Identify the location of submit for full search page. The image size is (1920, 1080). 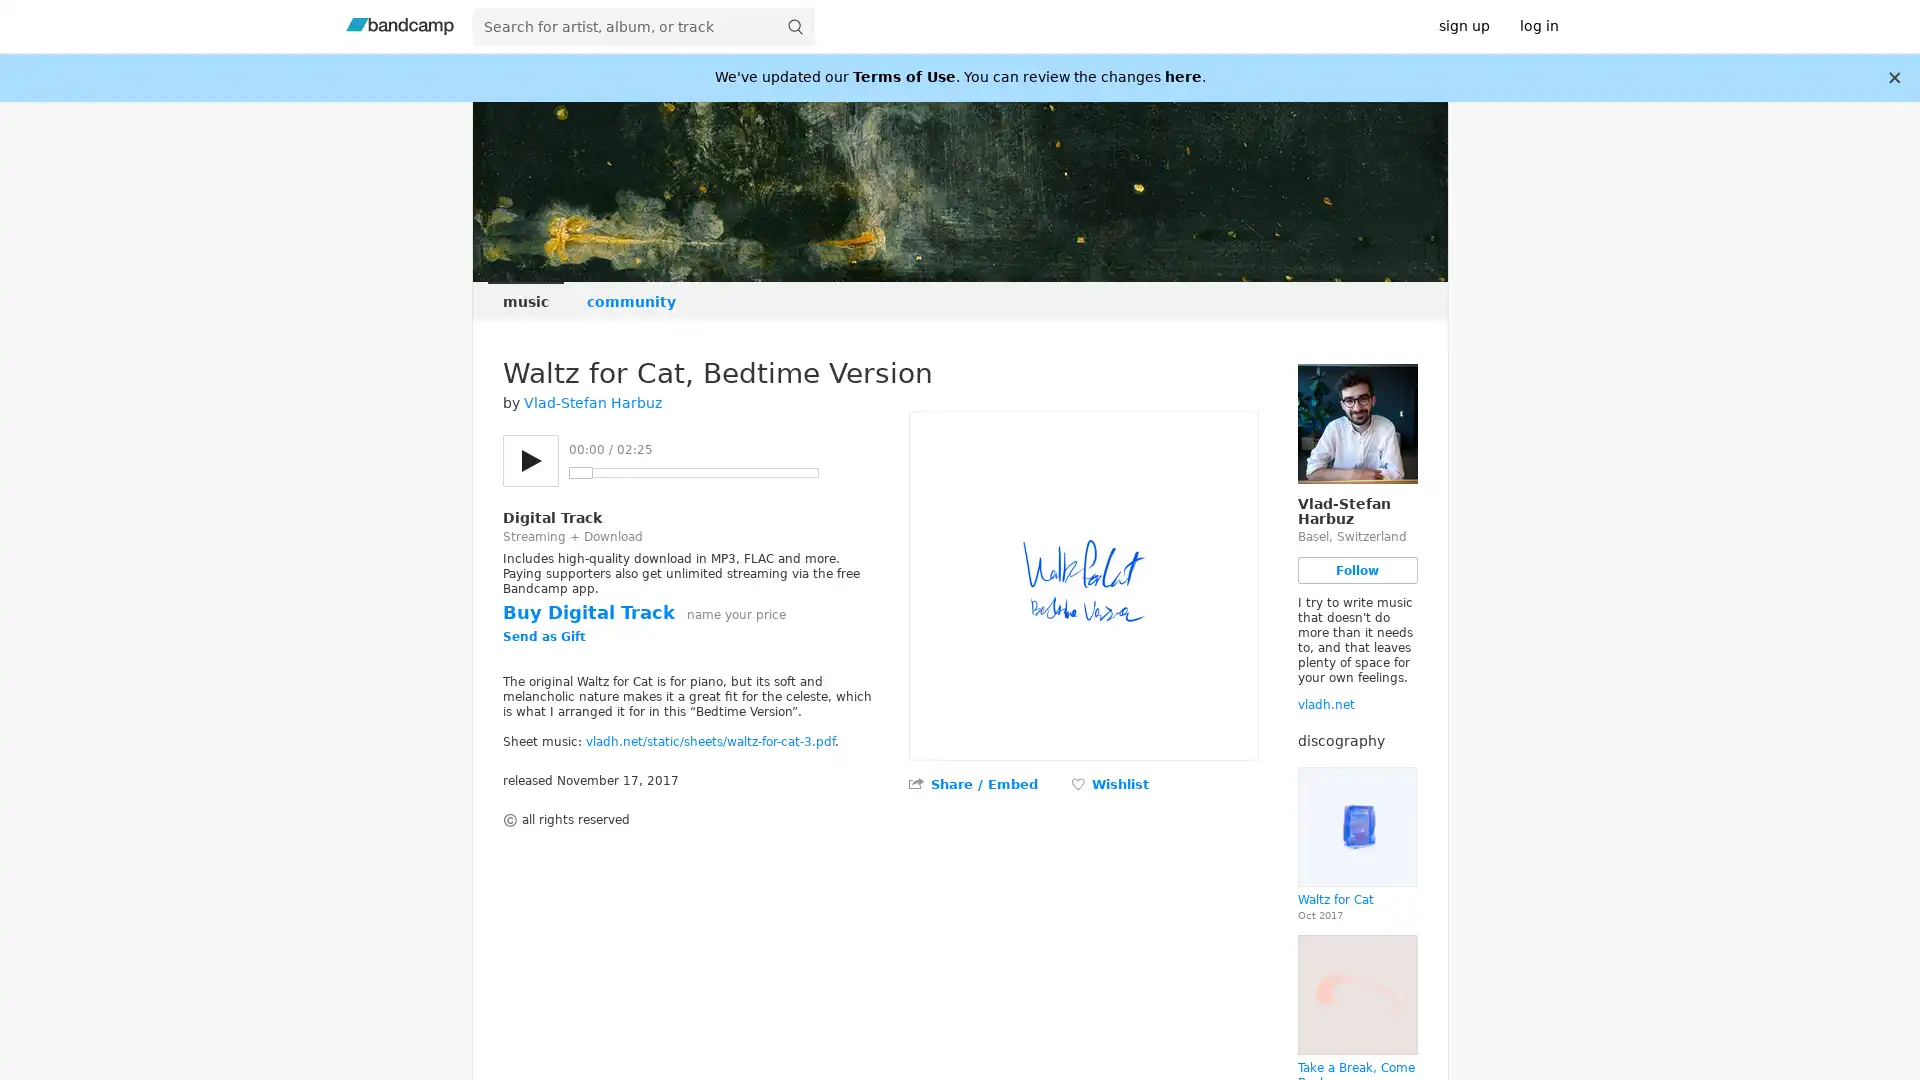
(794, 26).